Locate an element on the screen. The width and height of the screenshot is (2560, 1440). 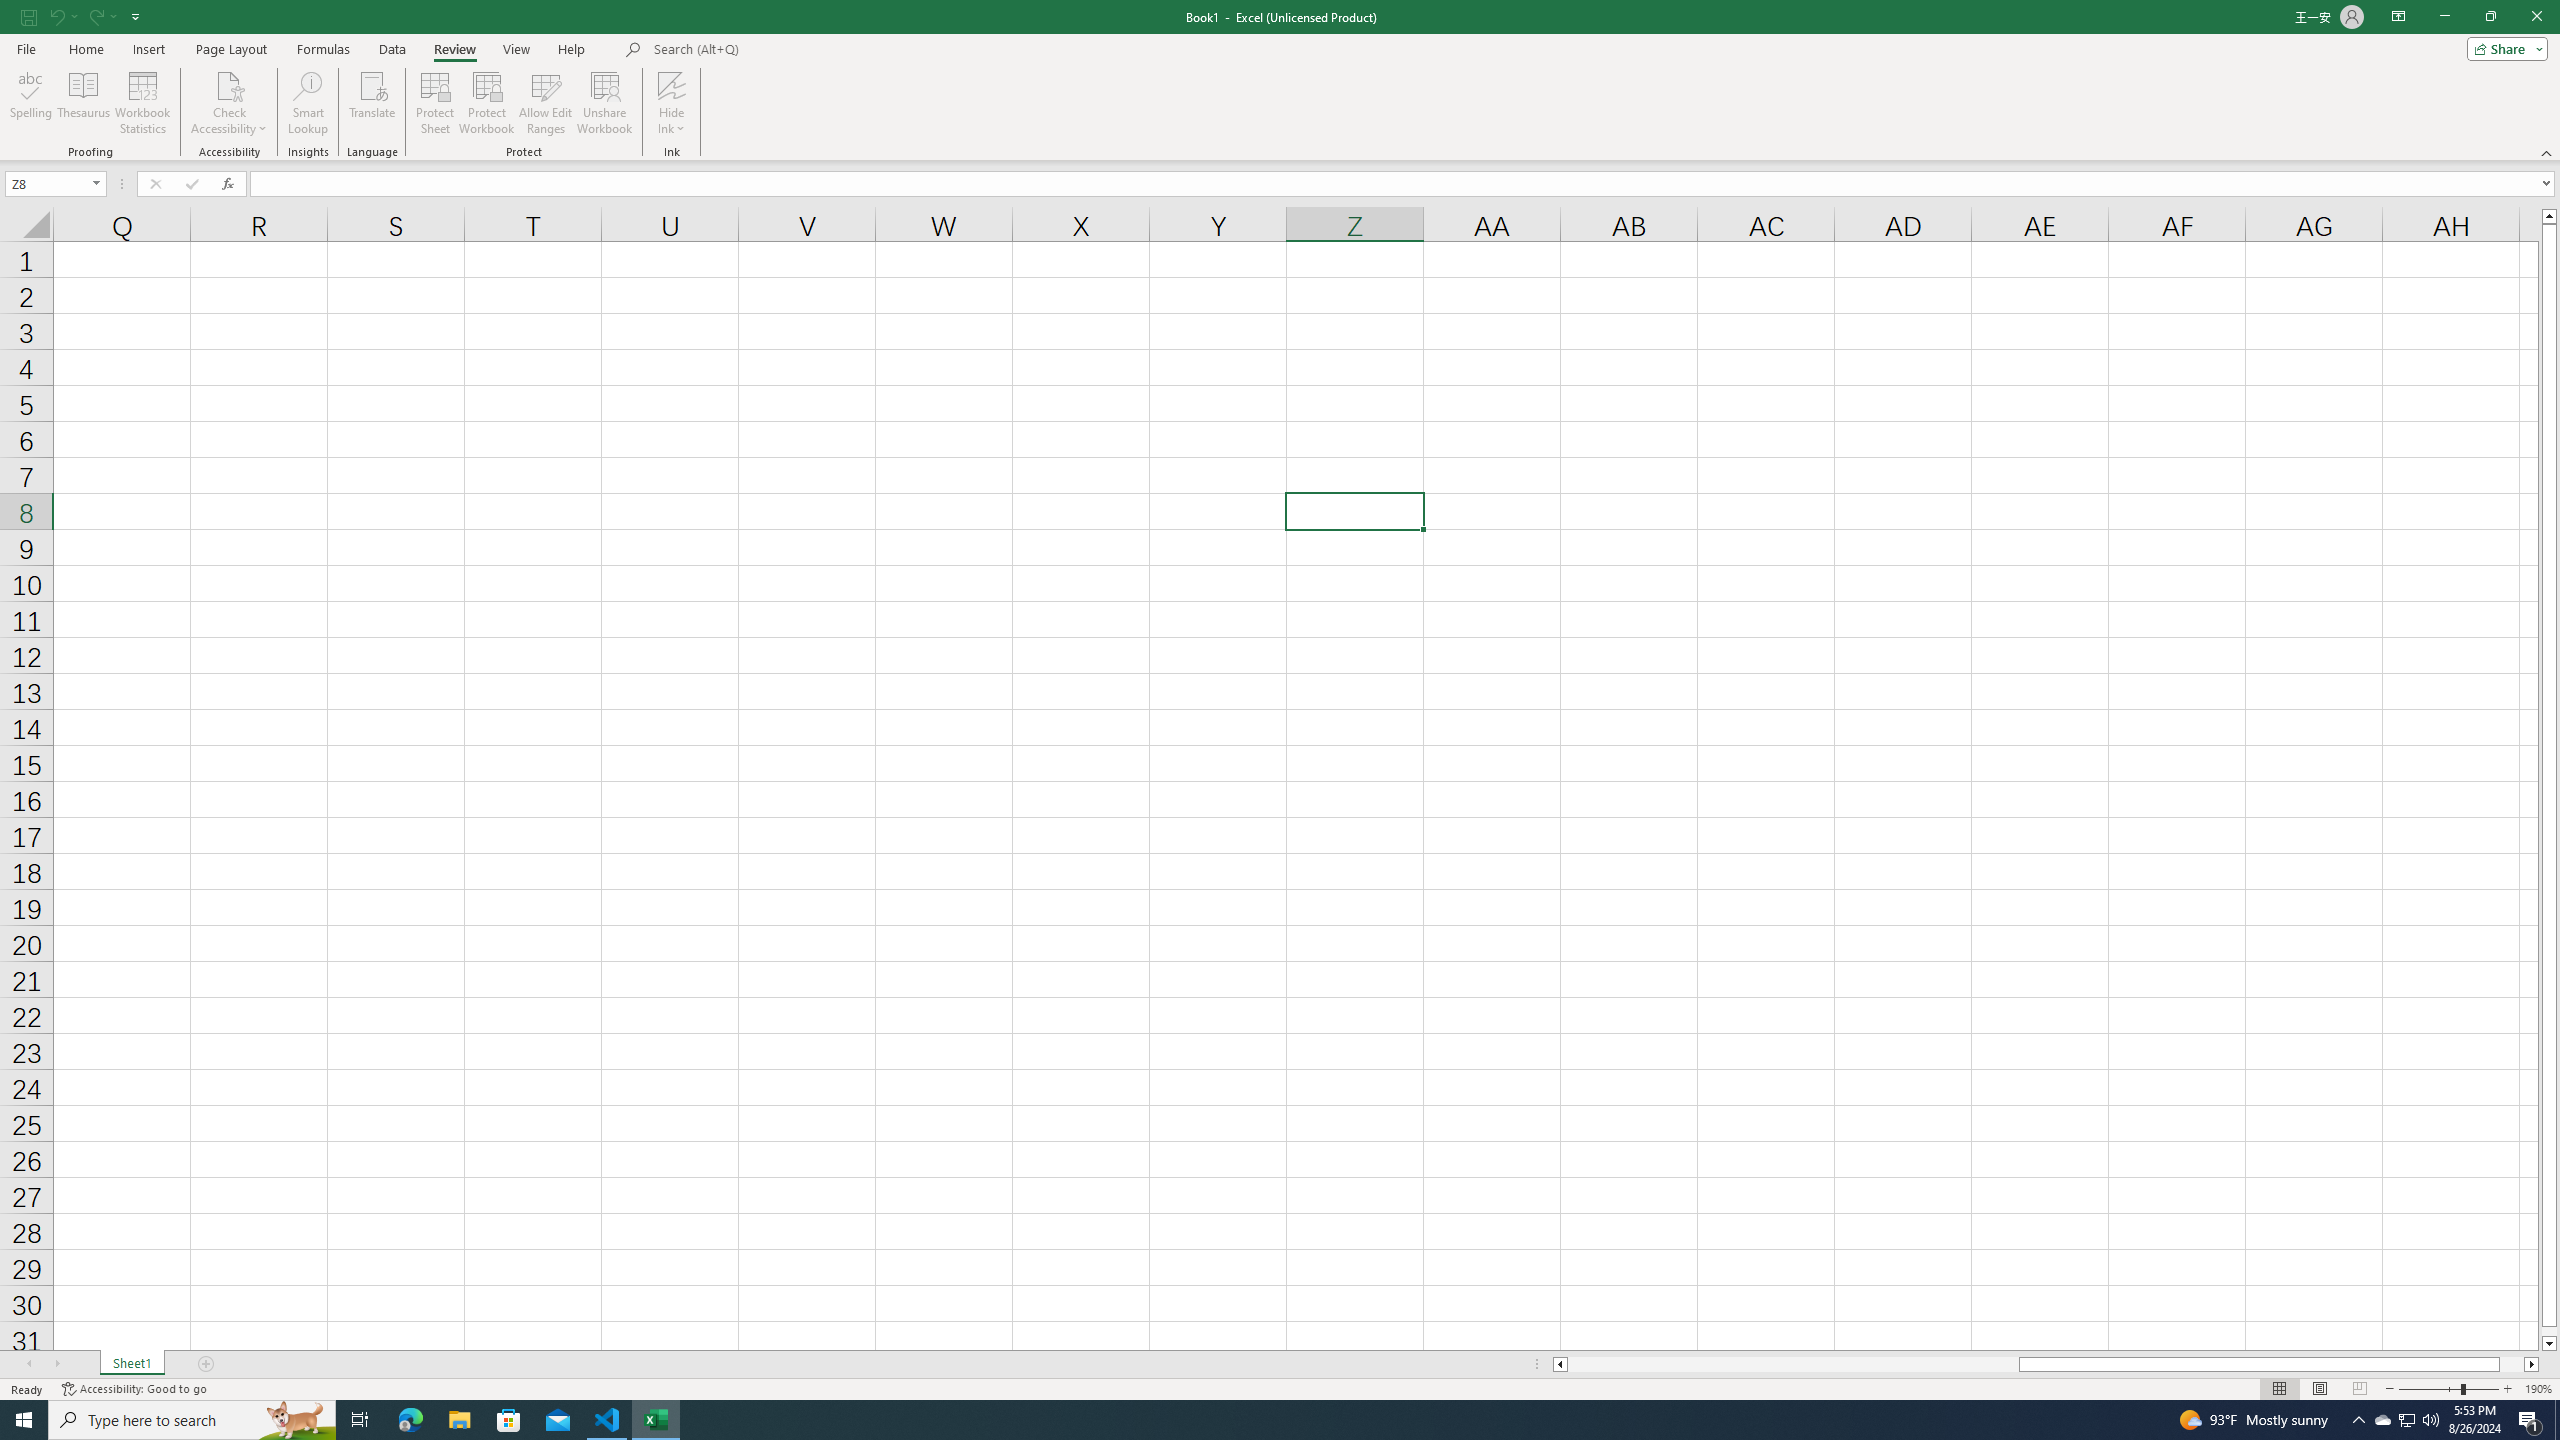
'Hide Ink' is located at coordinates (672, 84).